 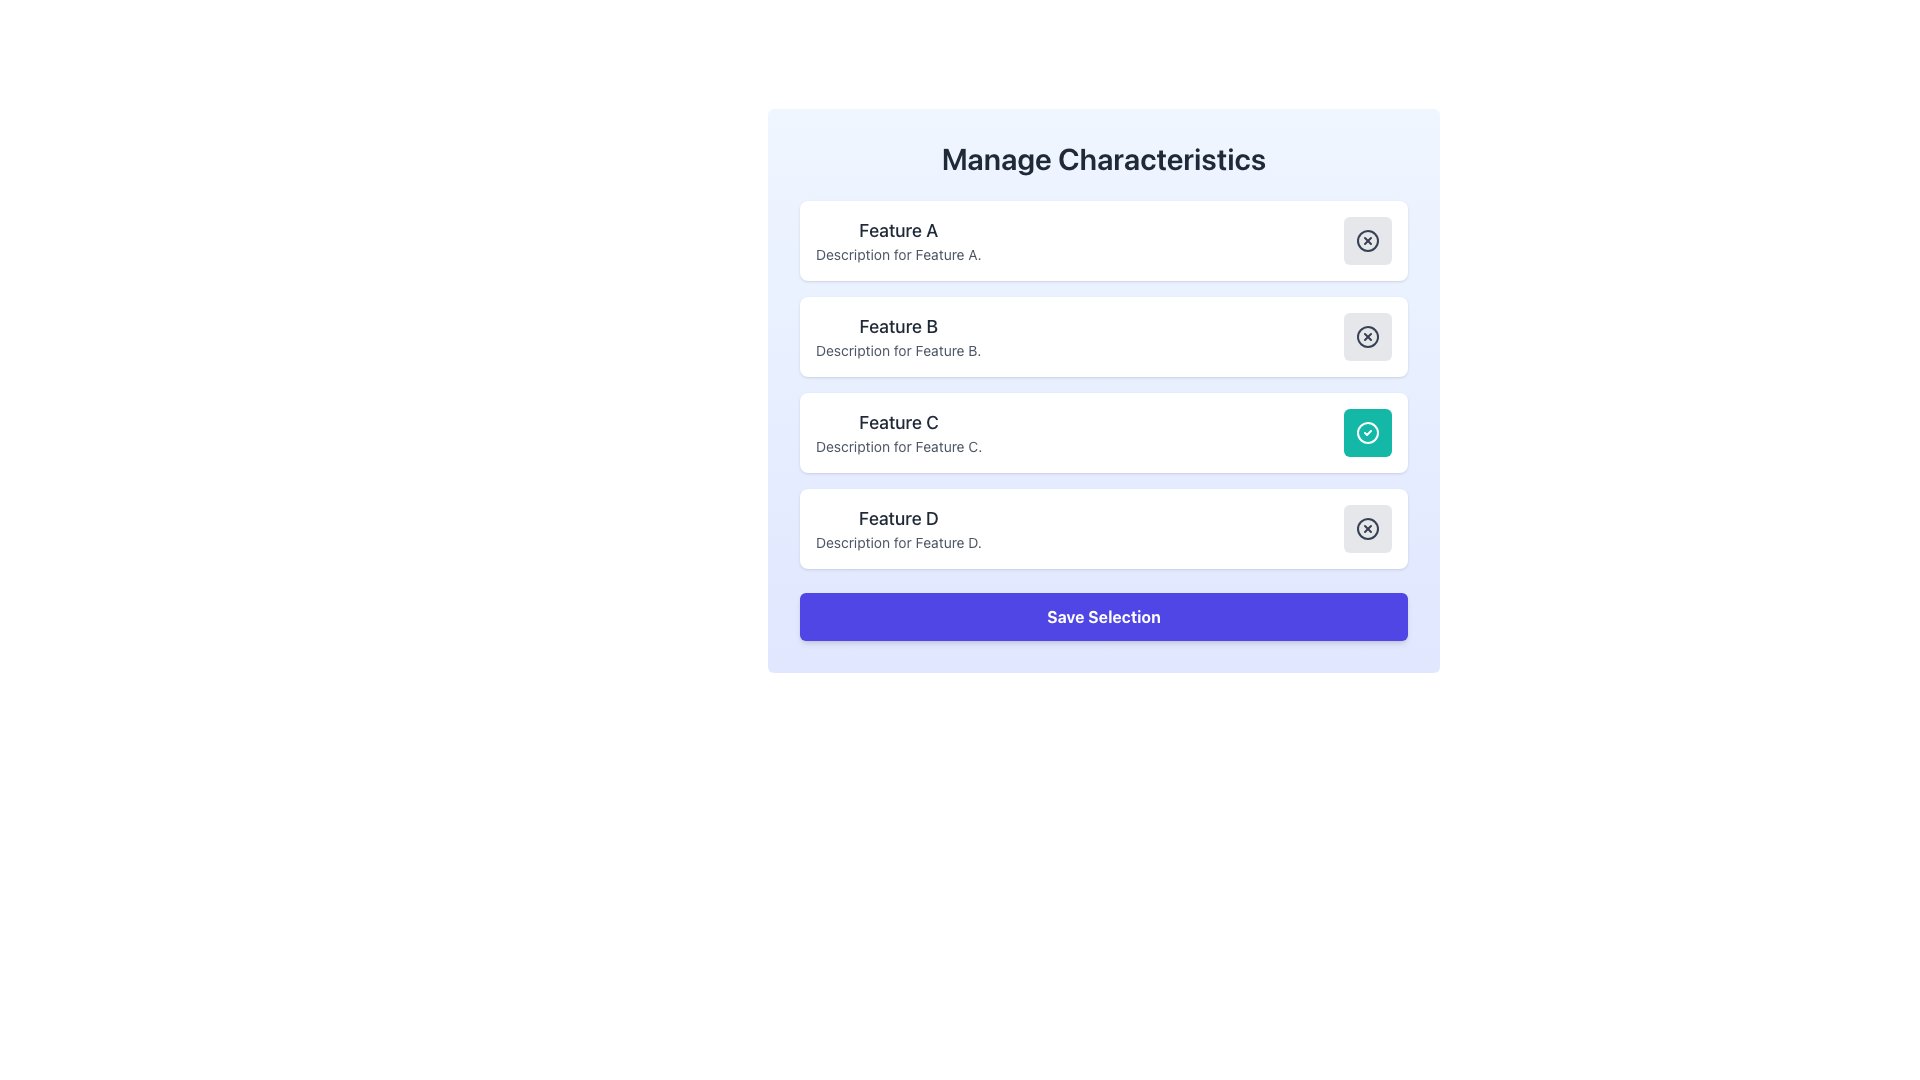 What do you see at coordinates (1367, 527) in the screenshot?
I see `the circular button with a gray background and a dark gray cross icon, which is positioned inline with the text 'Feature DDescription for Feature D.'` at bounding box center [1367, 527].